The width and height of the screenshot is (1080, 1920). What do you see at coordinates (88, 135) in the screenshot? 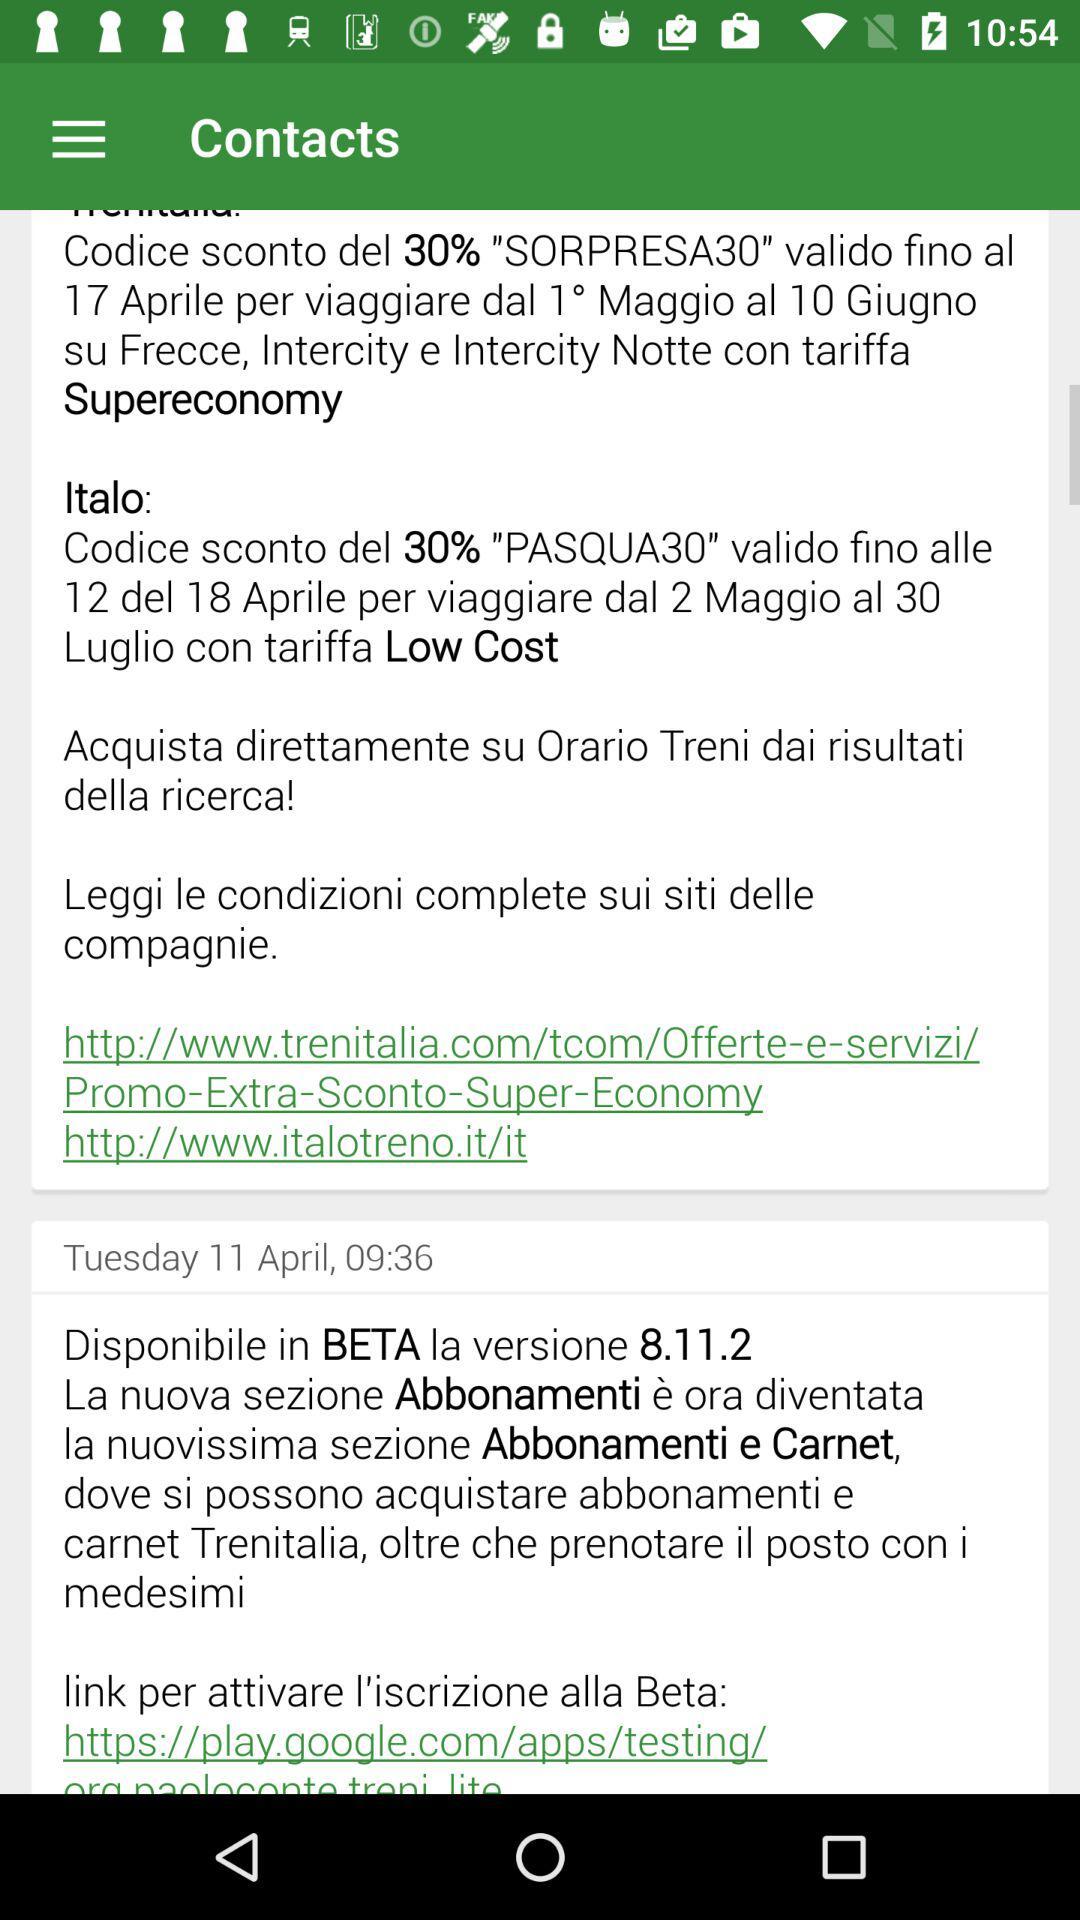
I see `open option menu` at bounding box center [88, 135].